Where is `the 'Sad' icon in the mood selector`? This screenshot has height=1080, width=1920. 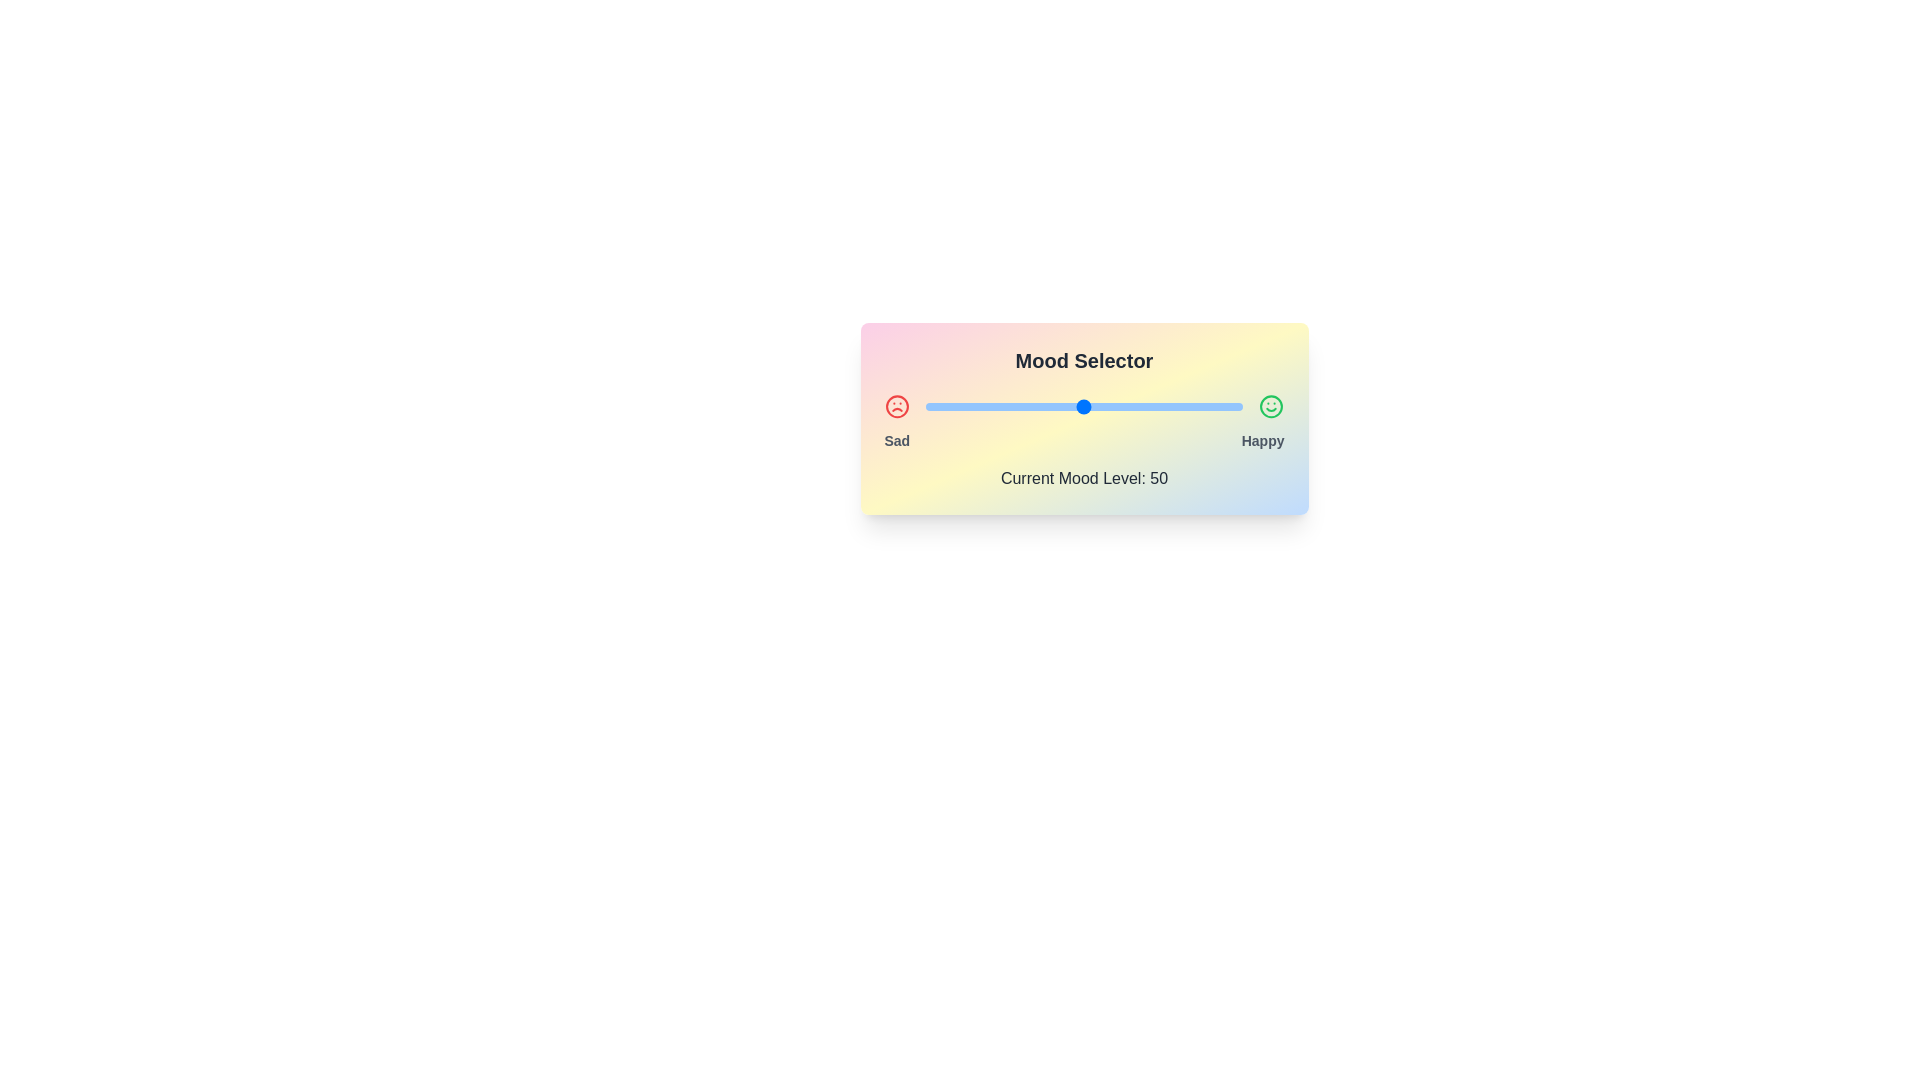
the 'Sad' icon in the mood selector is located at coordinates (896, 406).